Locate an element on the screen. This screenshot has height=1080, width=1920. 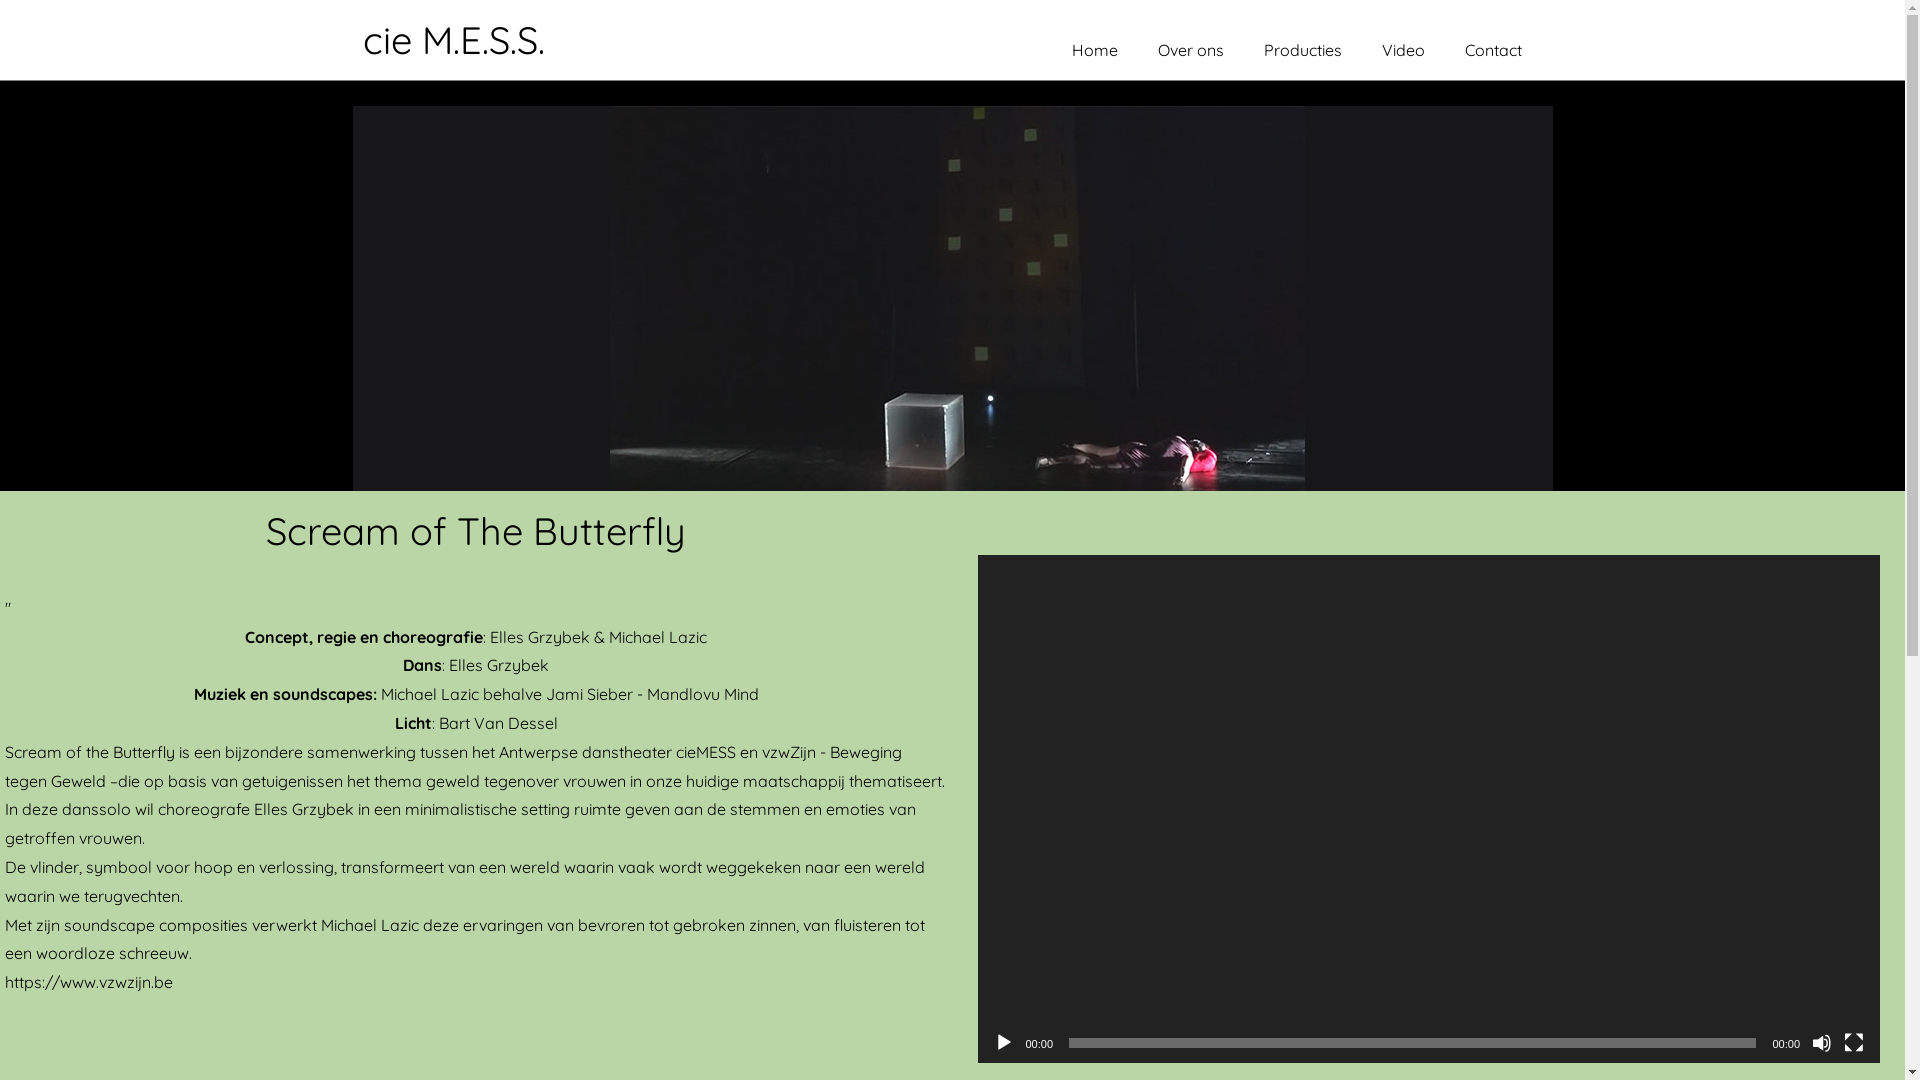
'https://www.vzwzijn.be' is located at coordinates (88, 981).